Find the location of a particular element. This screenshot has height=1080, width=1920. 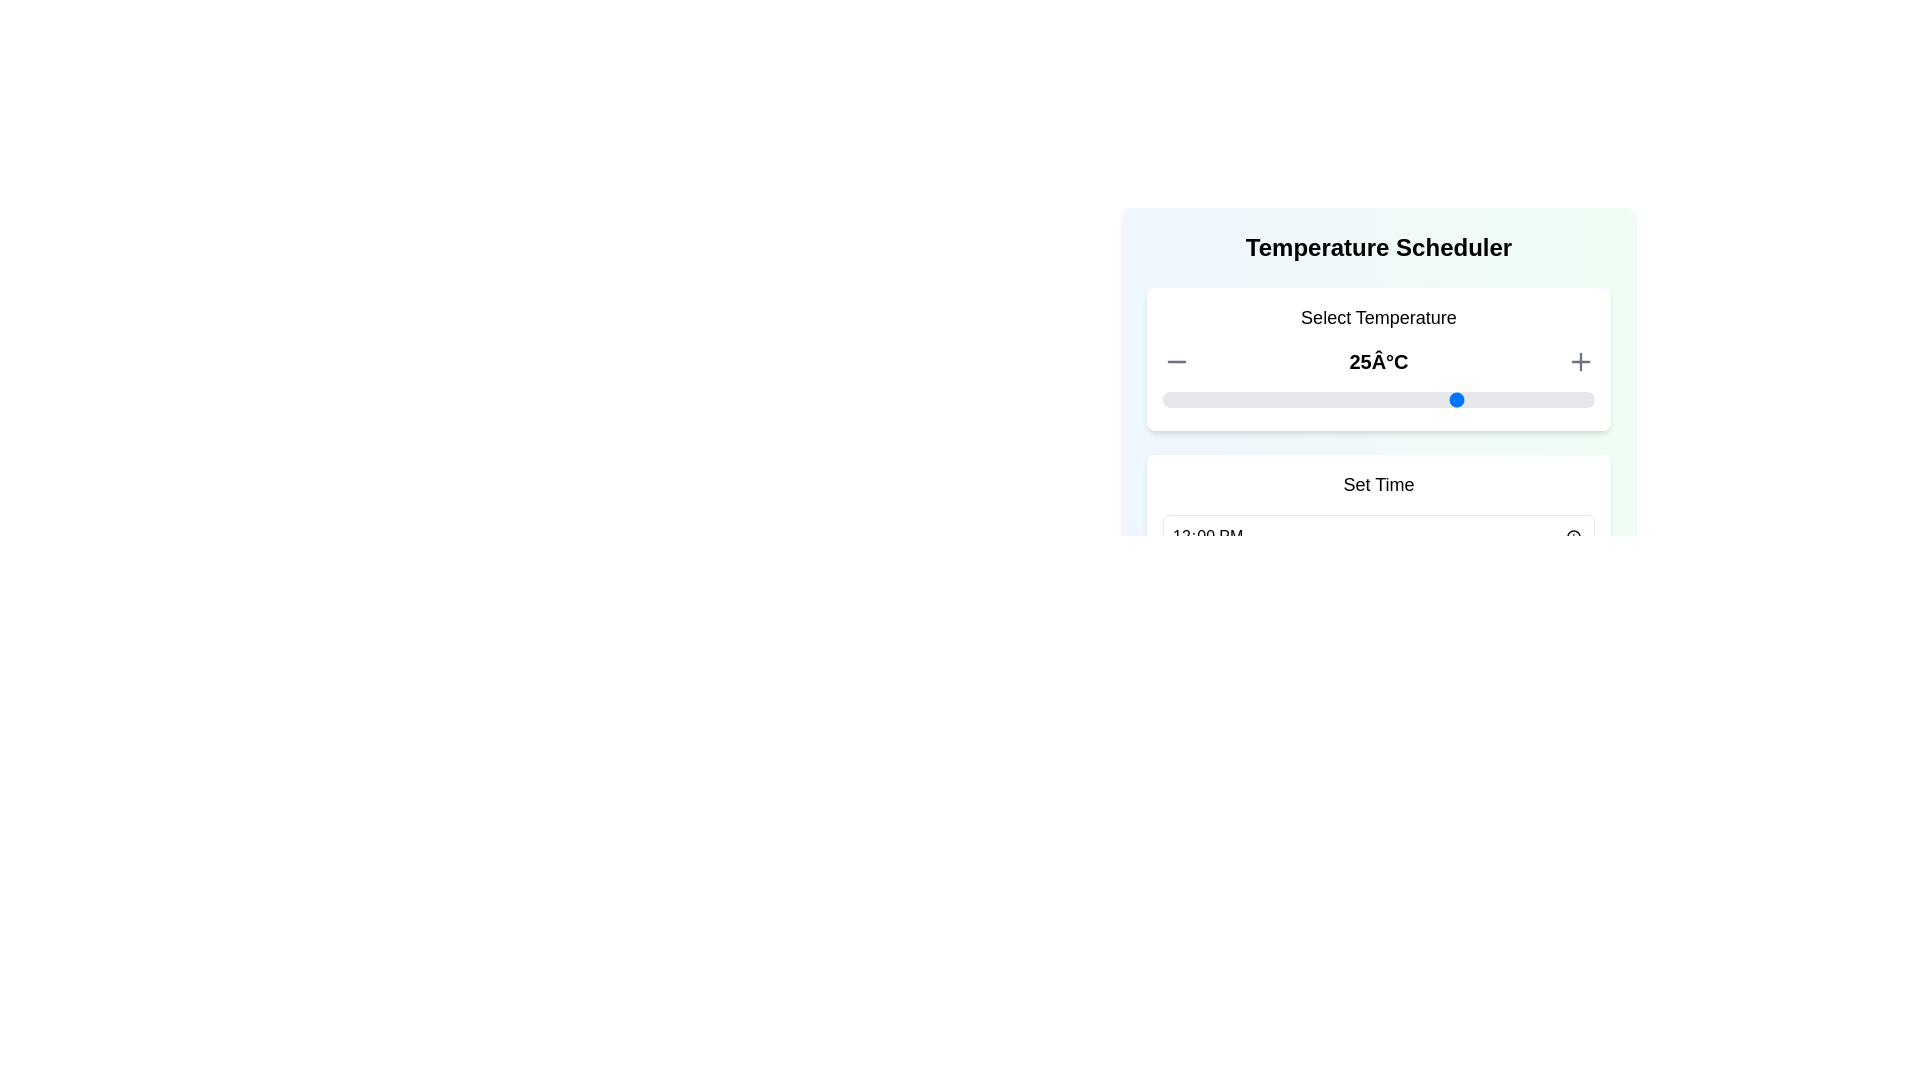

the temperature slider is located at coordinates (1465, 400).